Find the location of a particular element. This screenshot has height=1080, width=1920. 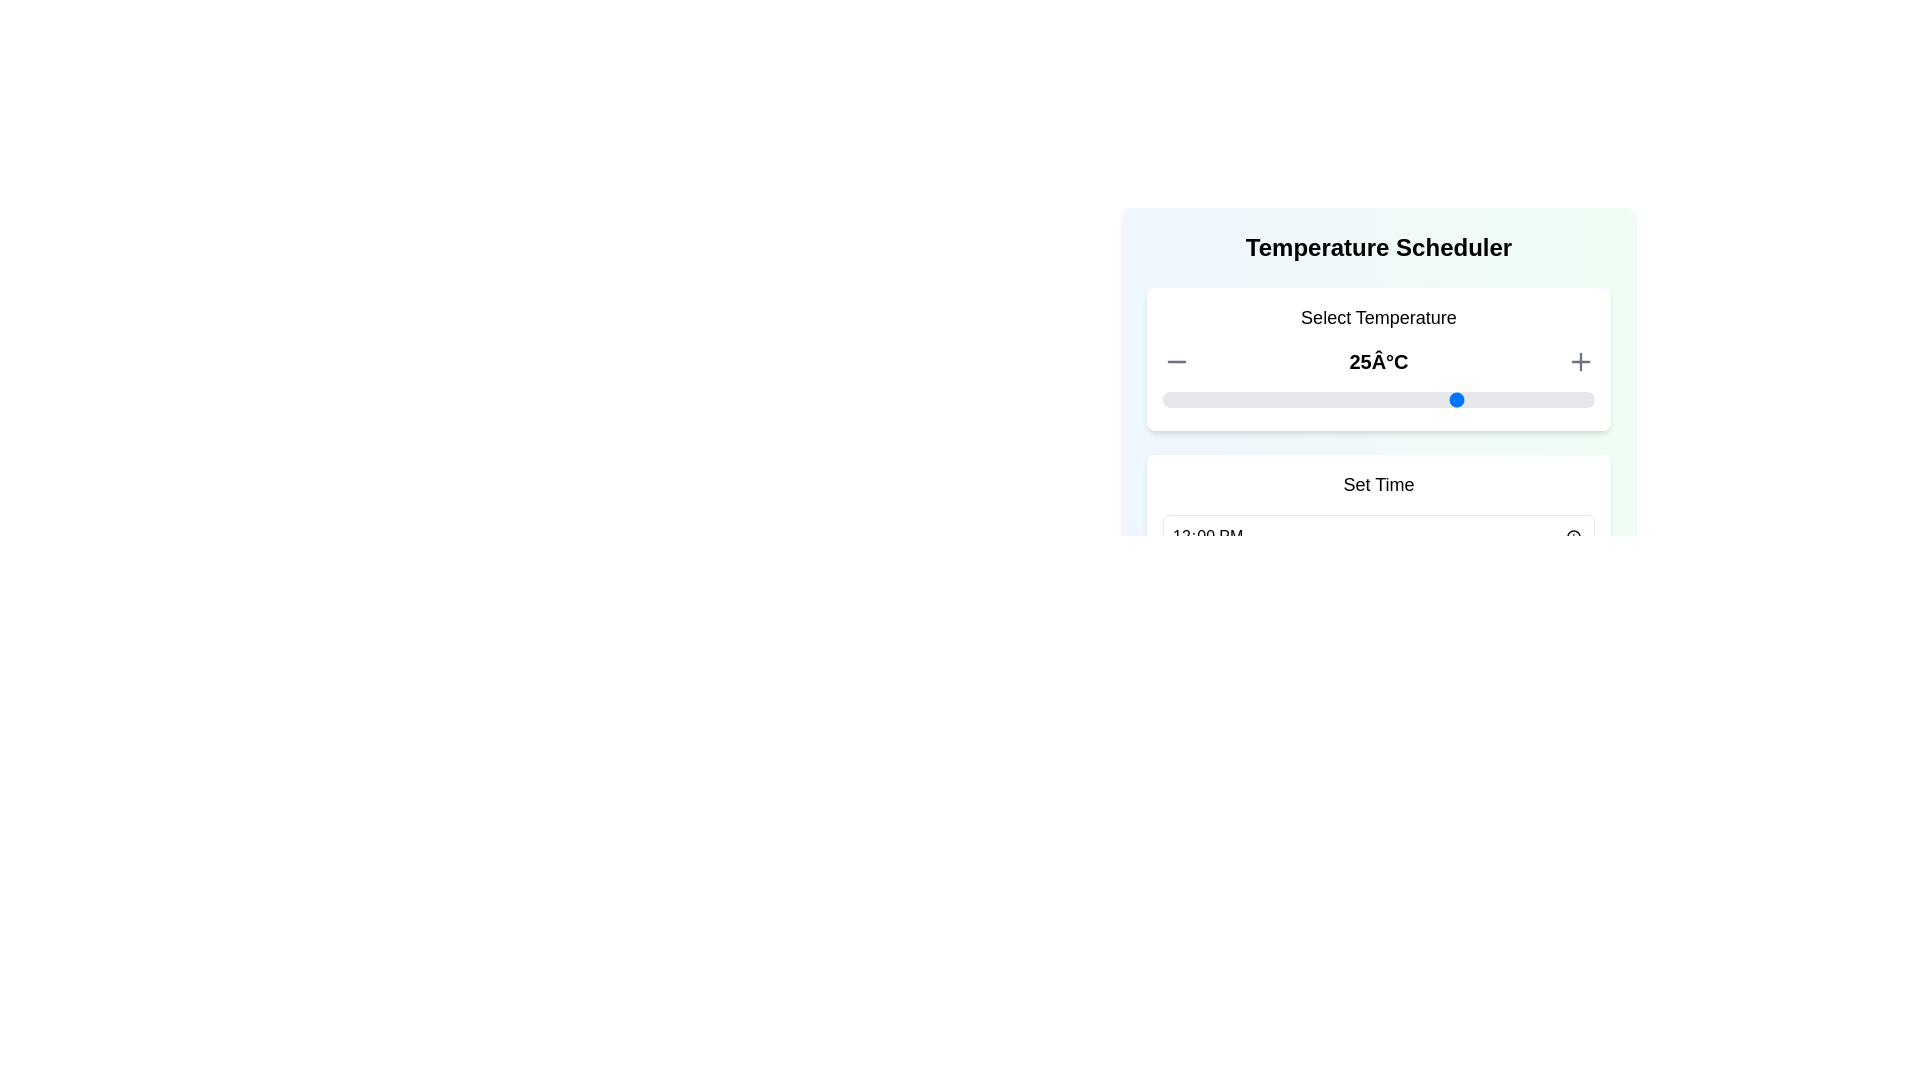

the temperature slider is located at coordinates (1465, 400).